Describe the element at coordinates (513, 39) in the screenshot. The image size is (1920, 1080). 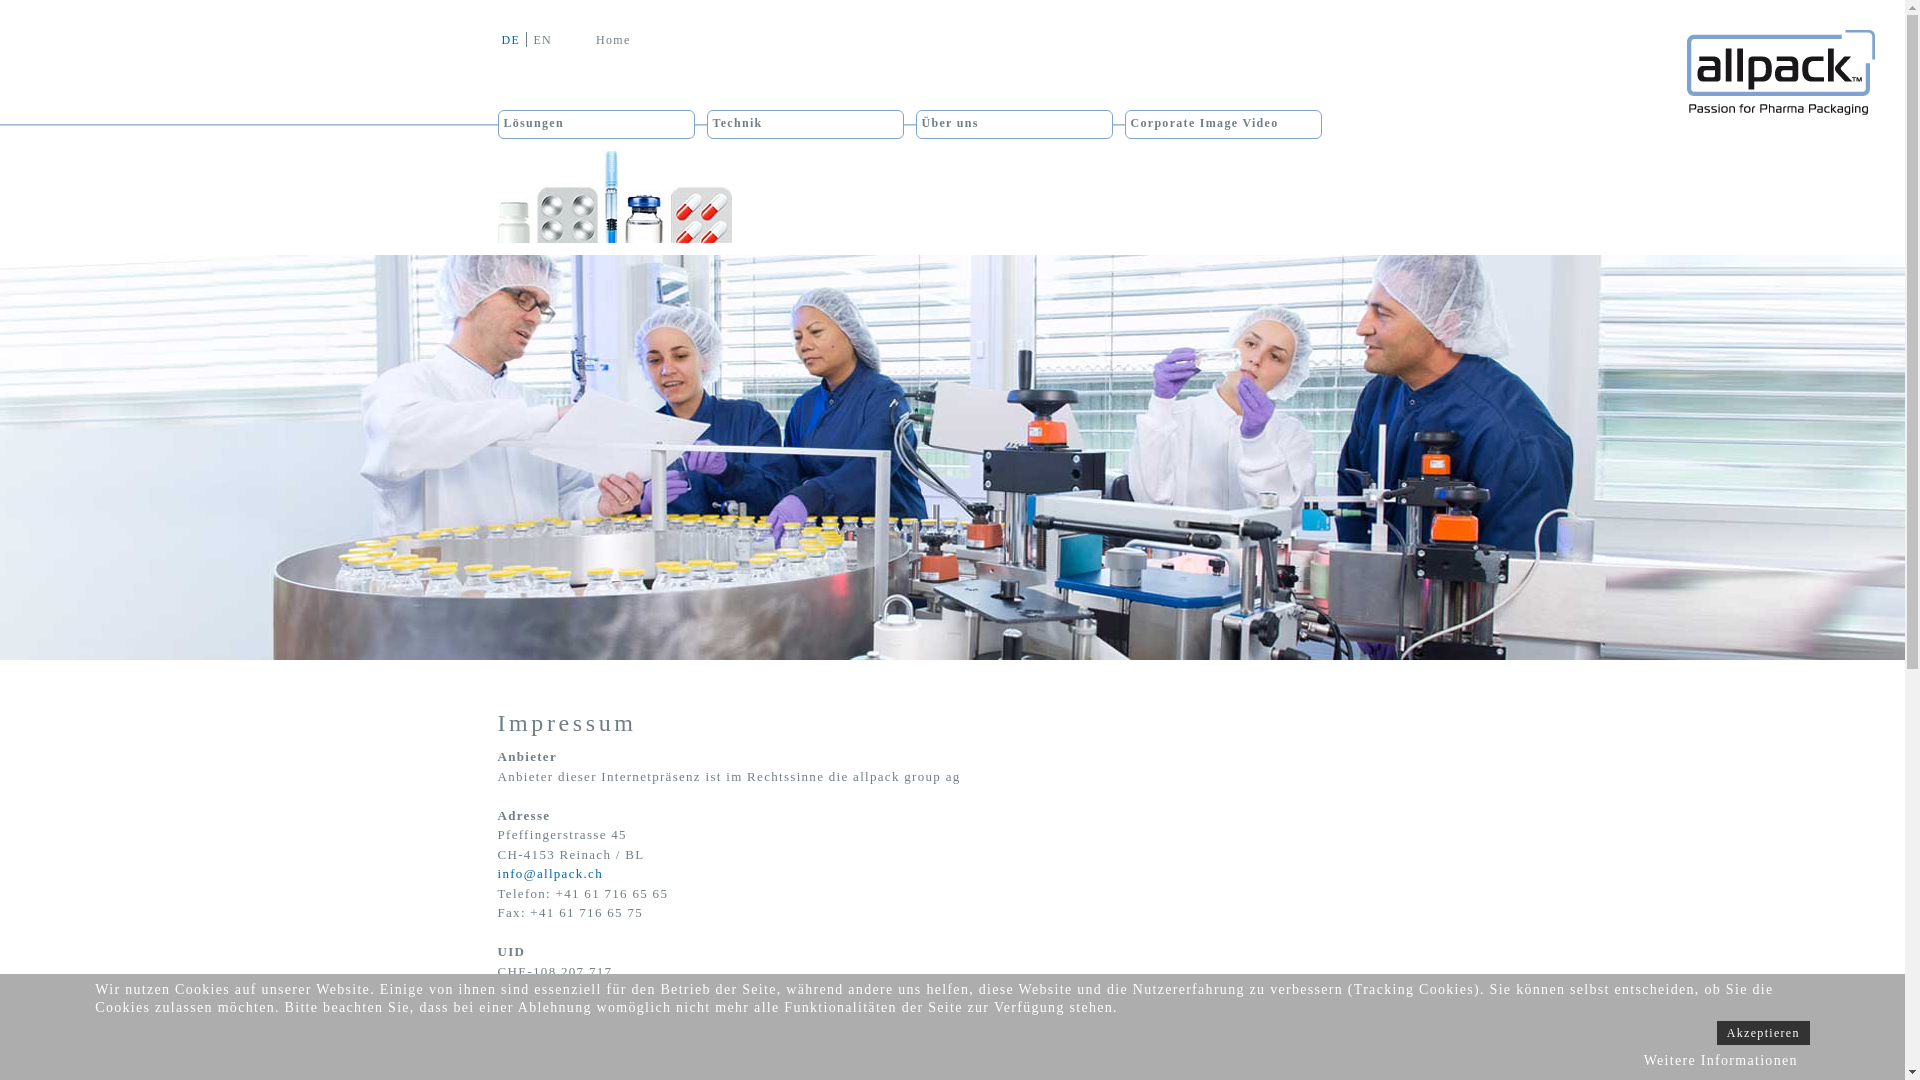
I see `'DE'` at that location.